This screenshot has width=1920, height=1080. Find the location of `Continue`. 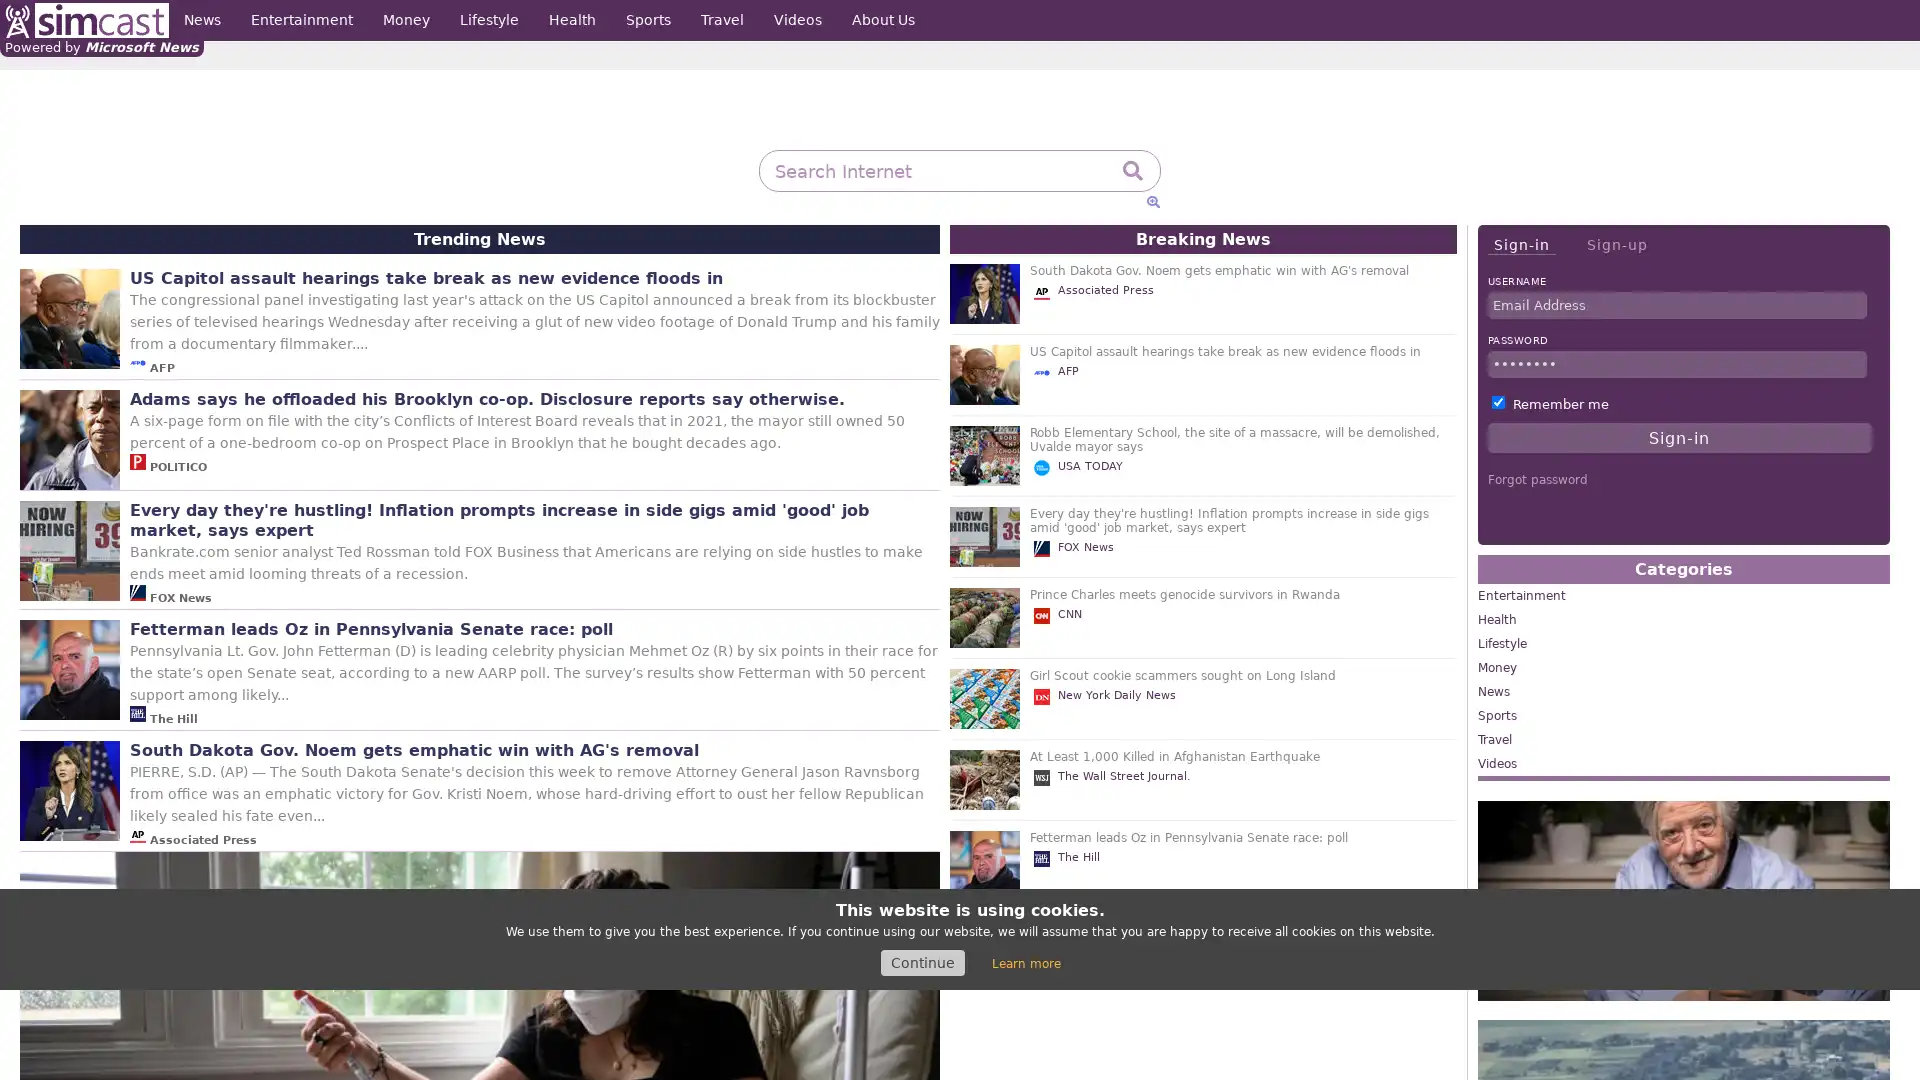

Continue is located at coordinates (921, 962).